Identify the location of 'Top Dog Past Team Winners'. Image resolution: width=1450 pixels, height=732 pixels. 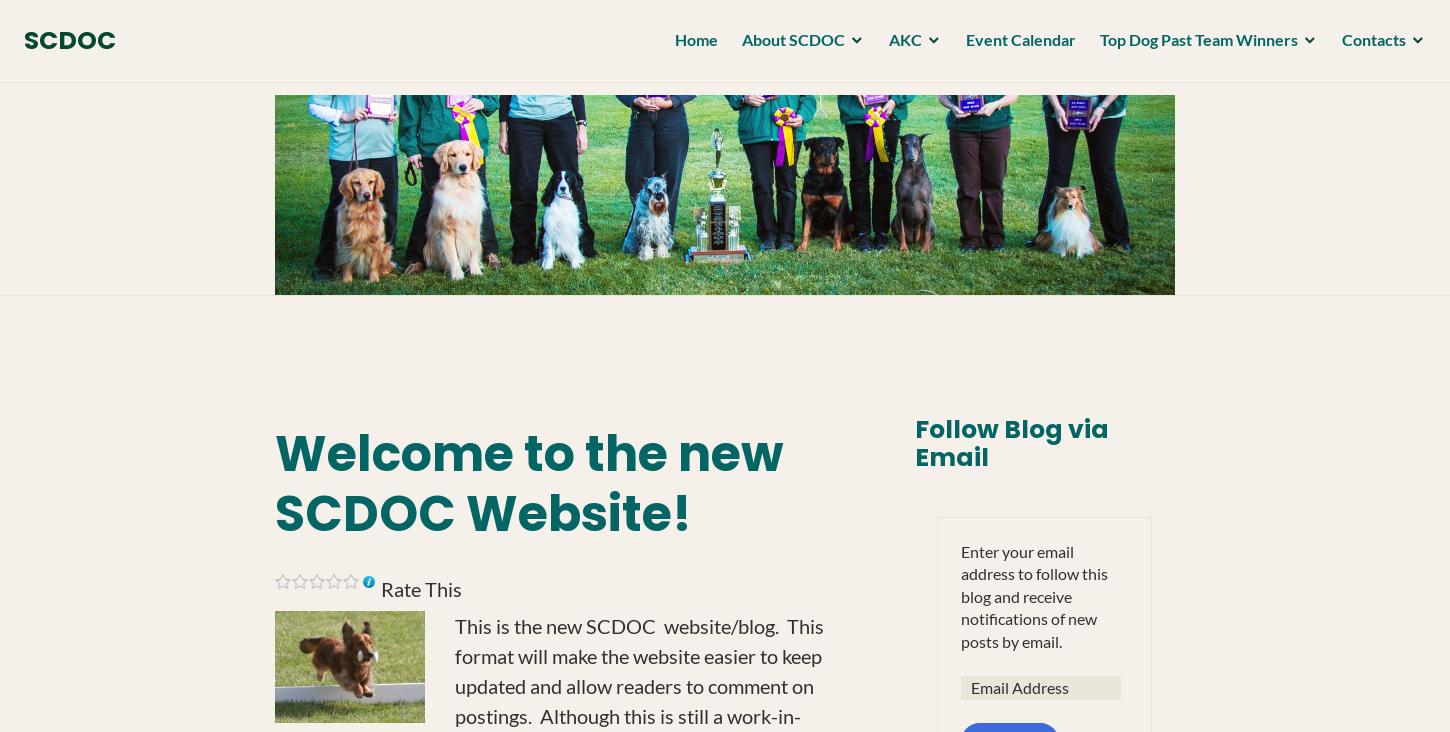
(1192, 43).